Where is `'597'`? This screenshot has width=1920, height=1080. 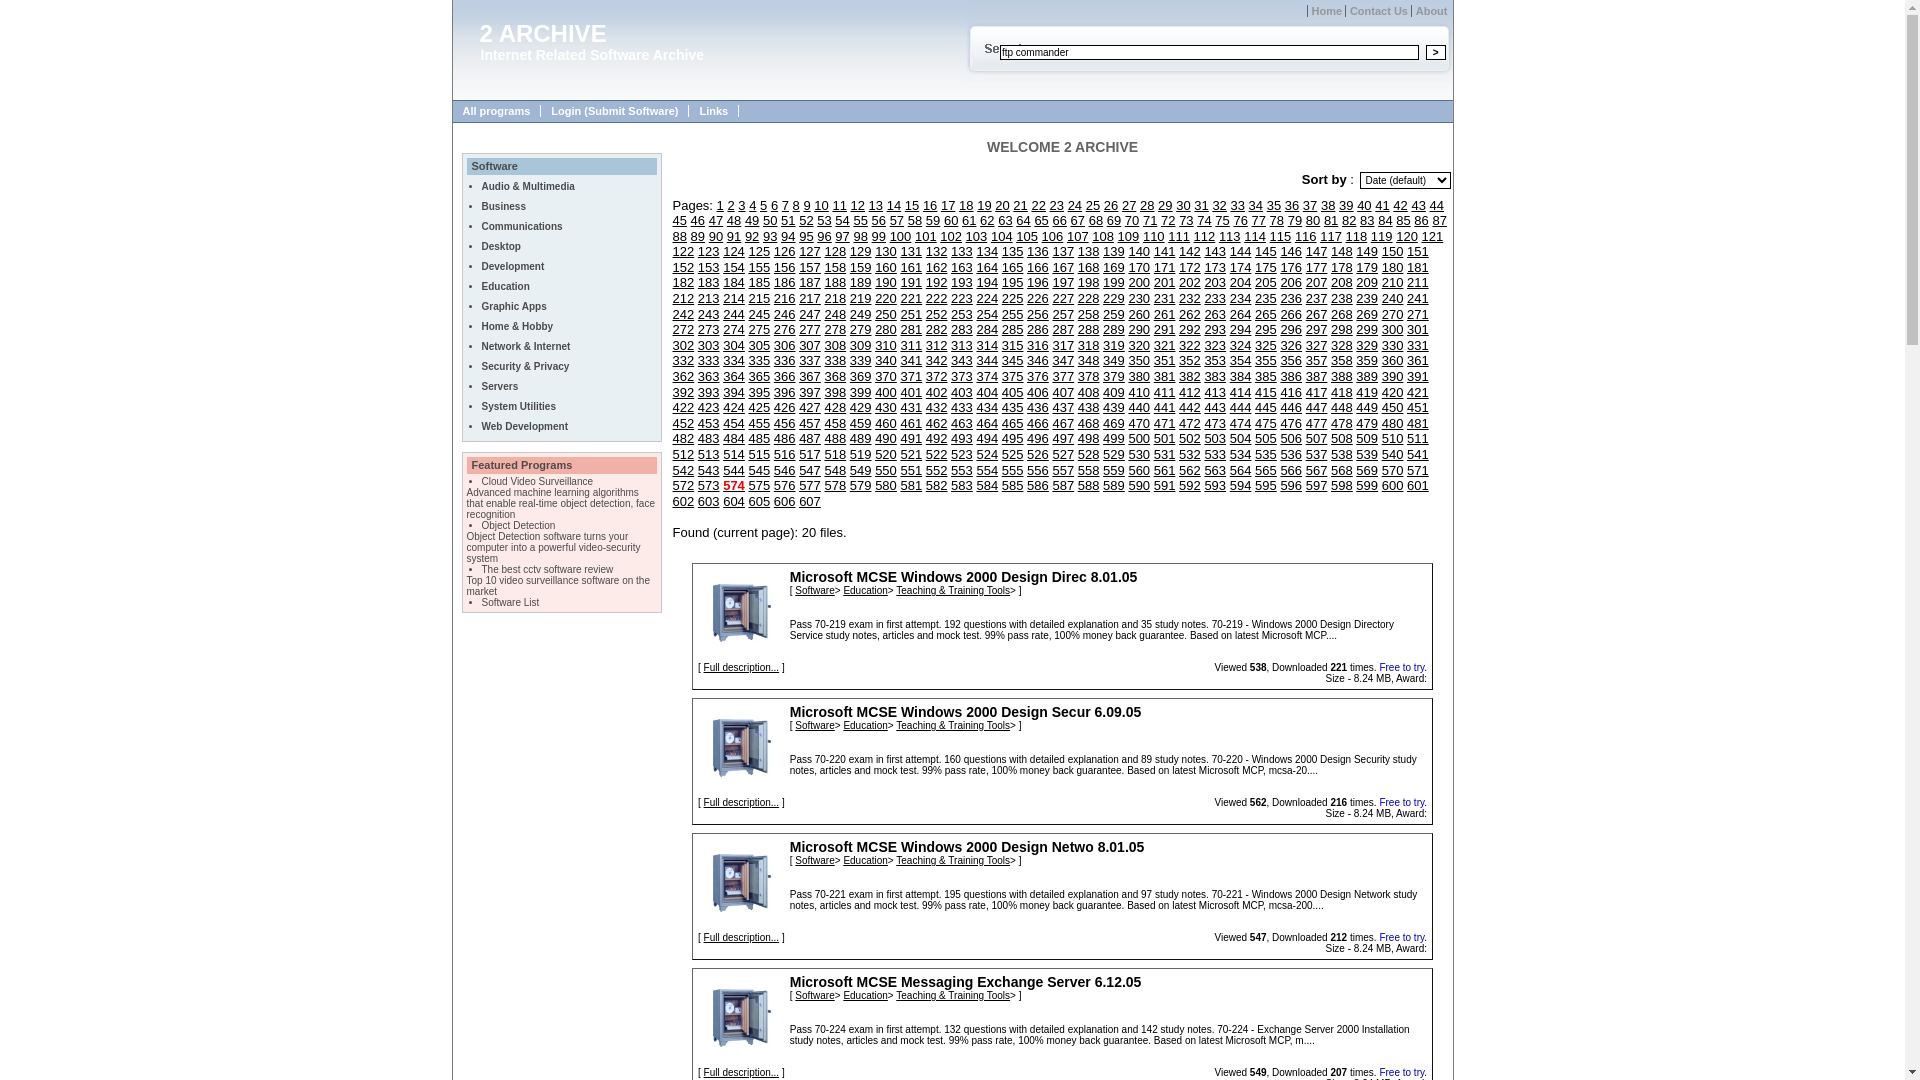
'597' is located at coordinates (1305, 485).